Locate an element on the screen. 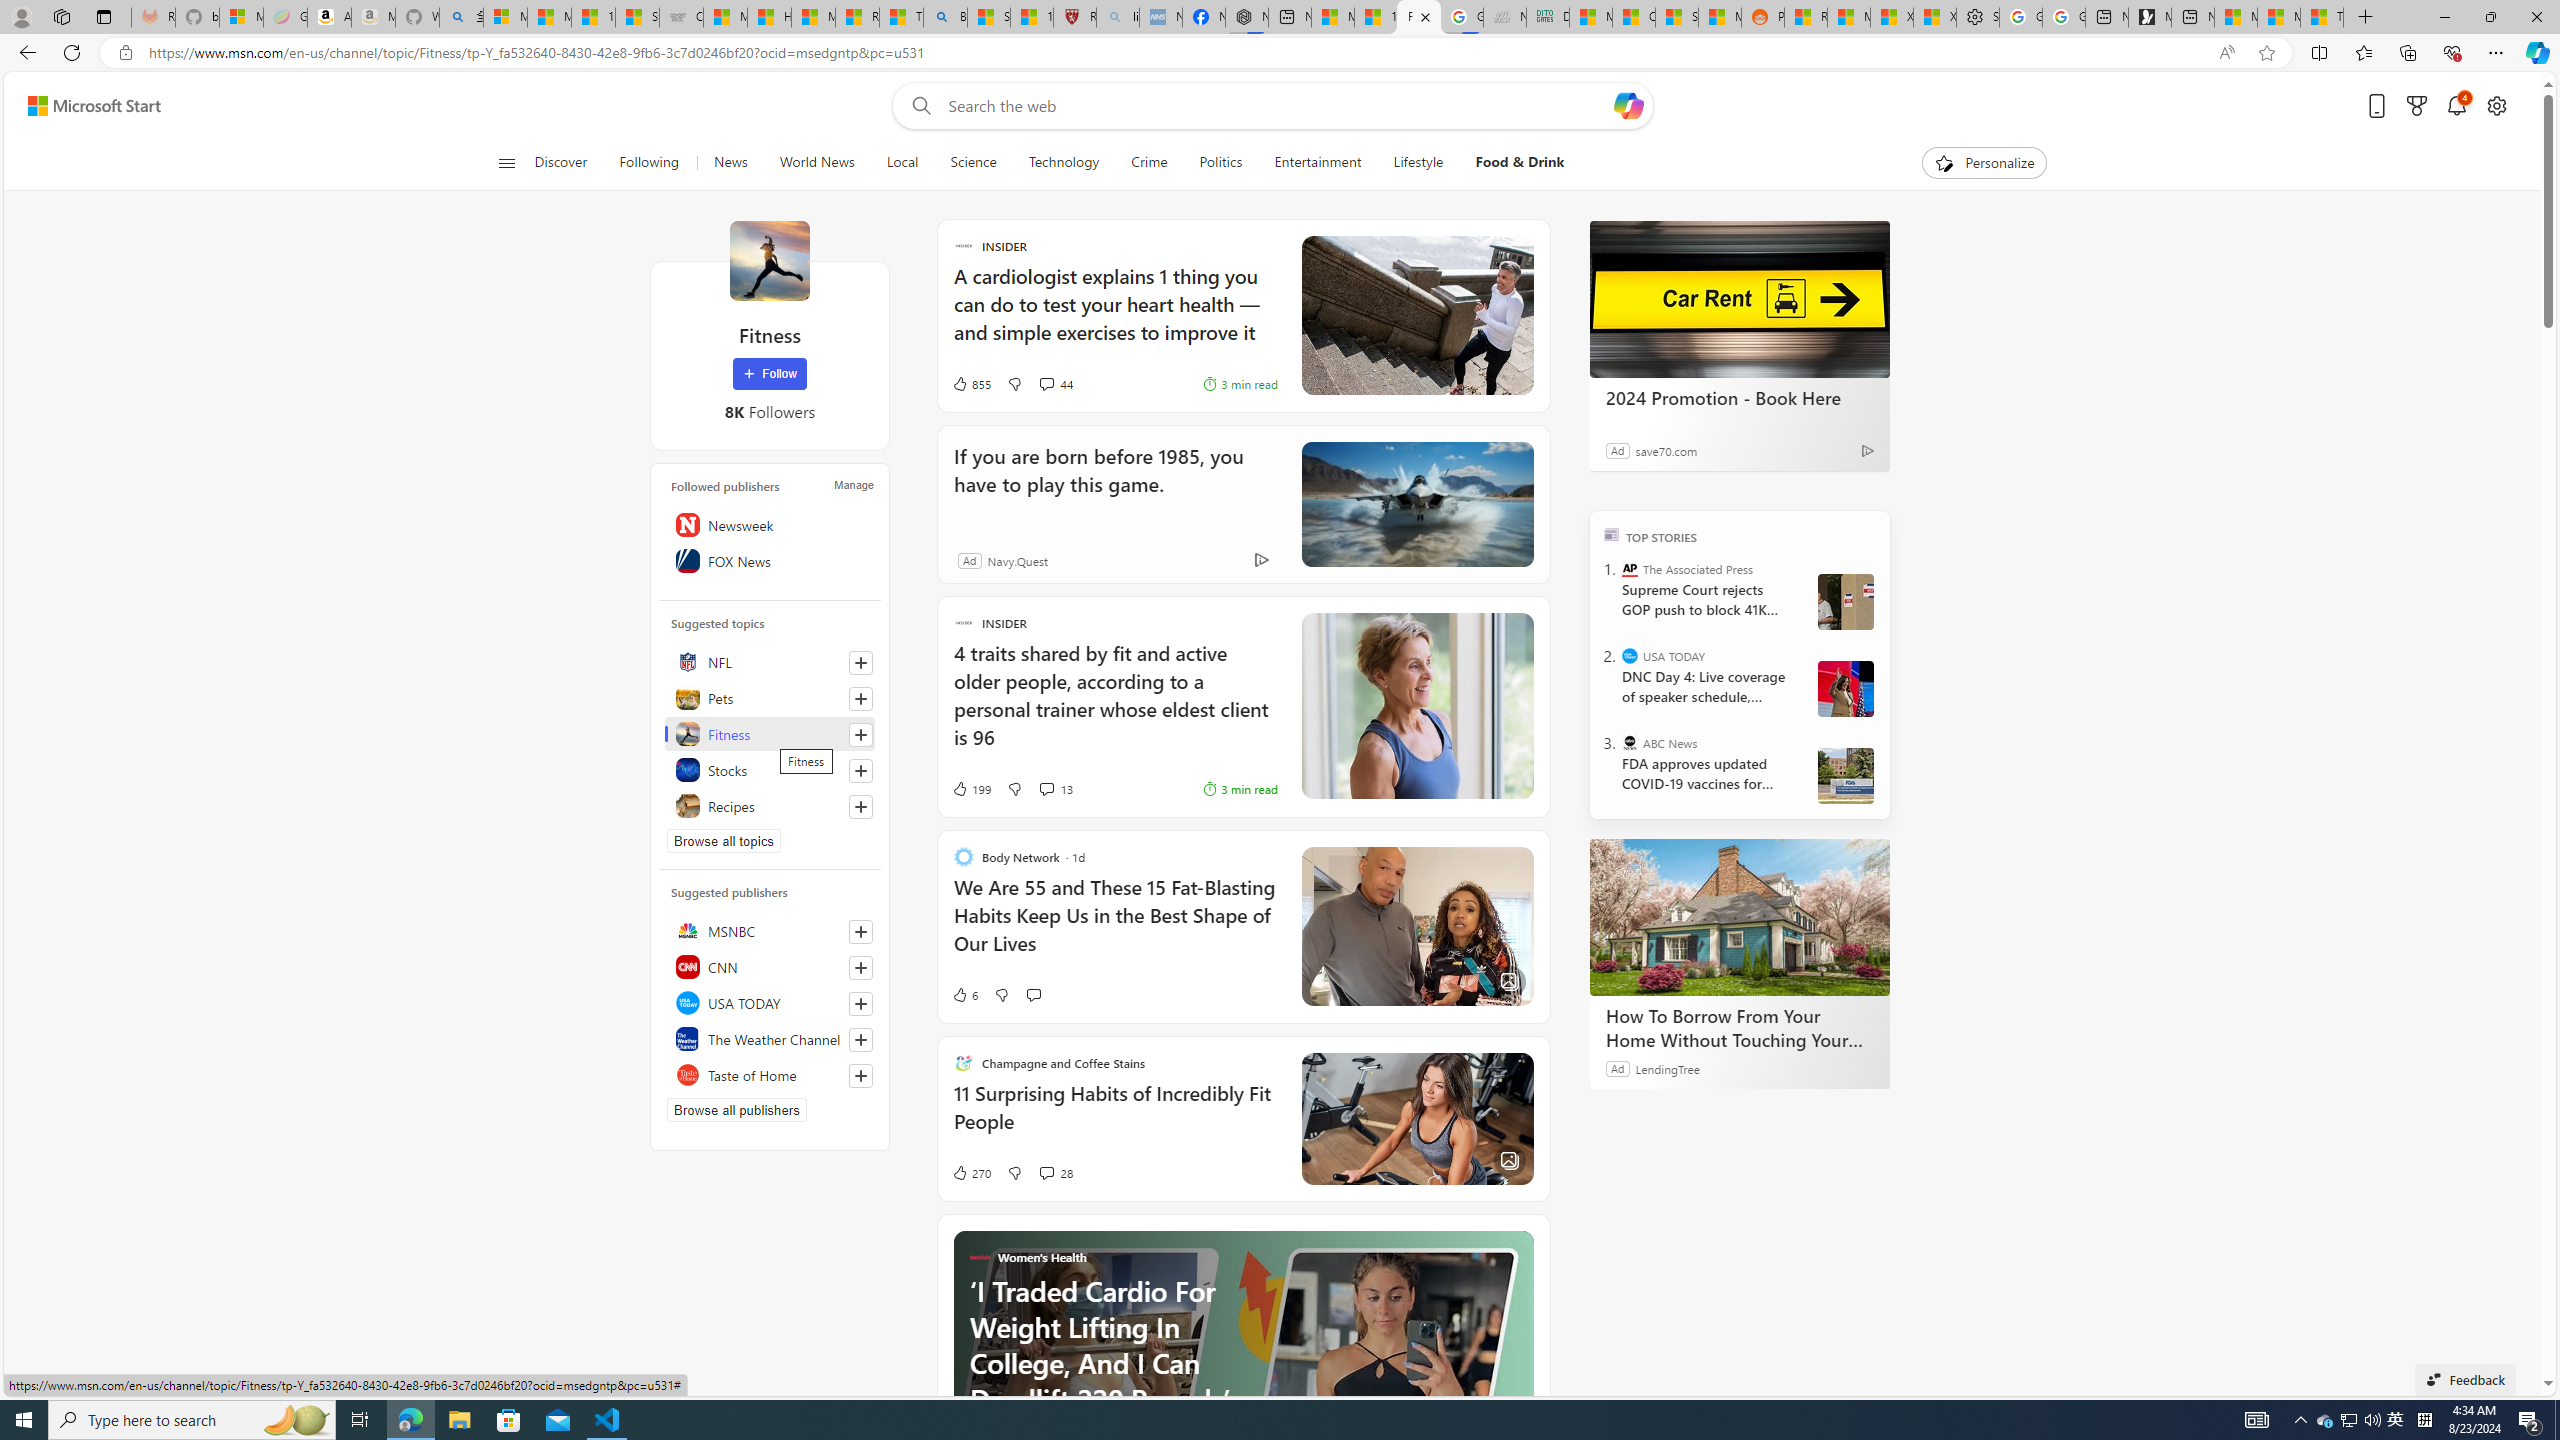 This screenshot has width=2560, height=1440. 'The Associated Press' is located at coordinates (1630, 568).